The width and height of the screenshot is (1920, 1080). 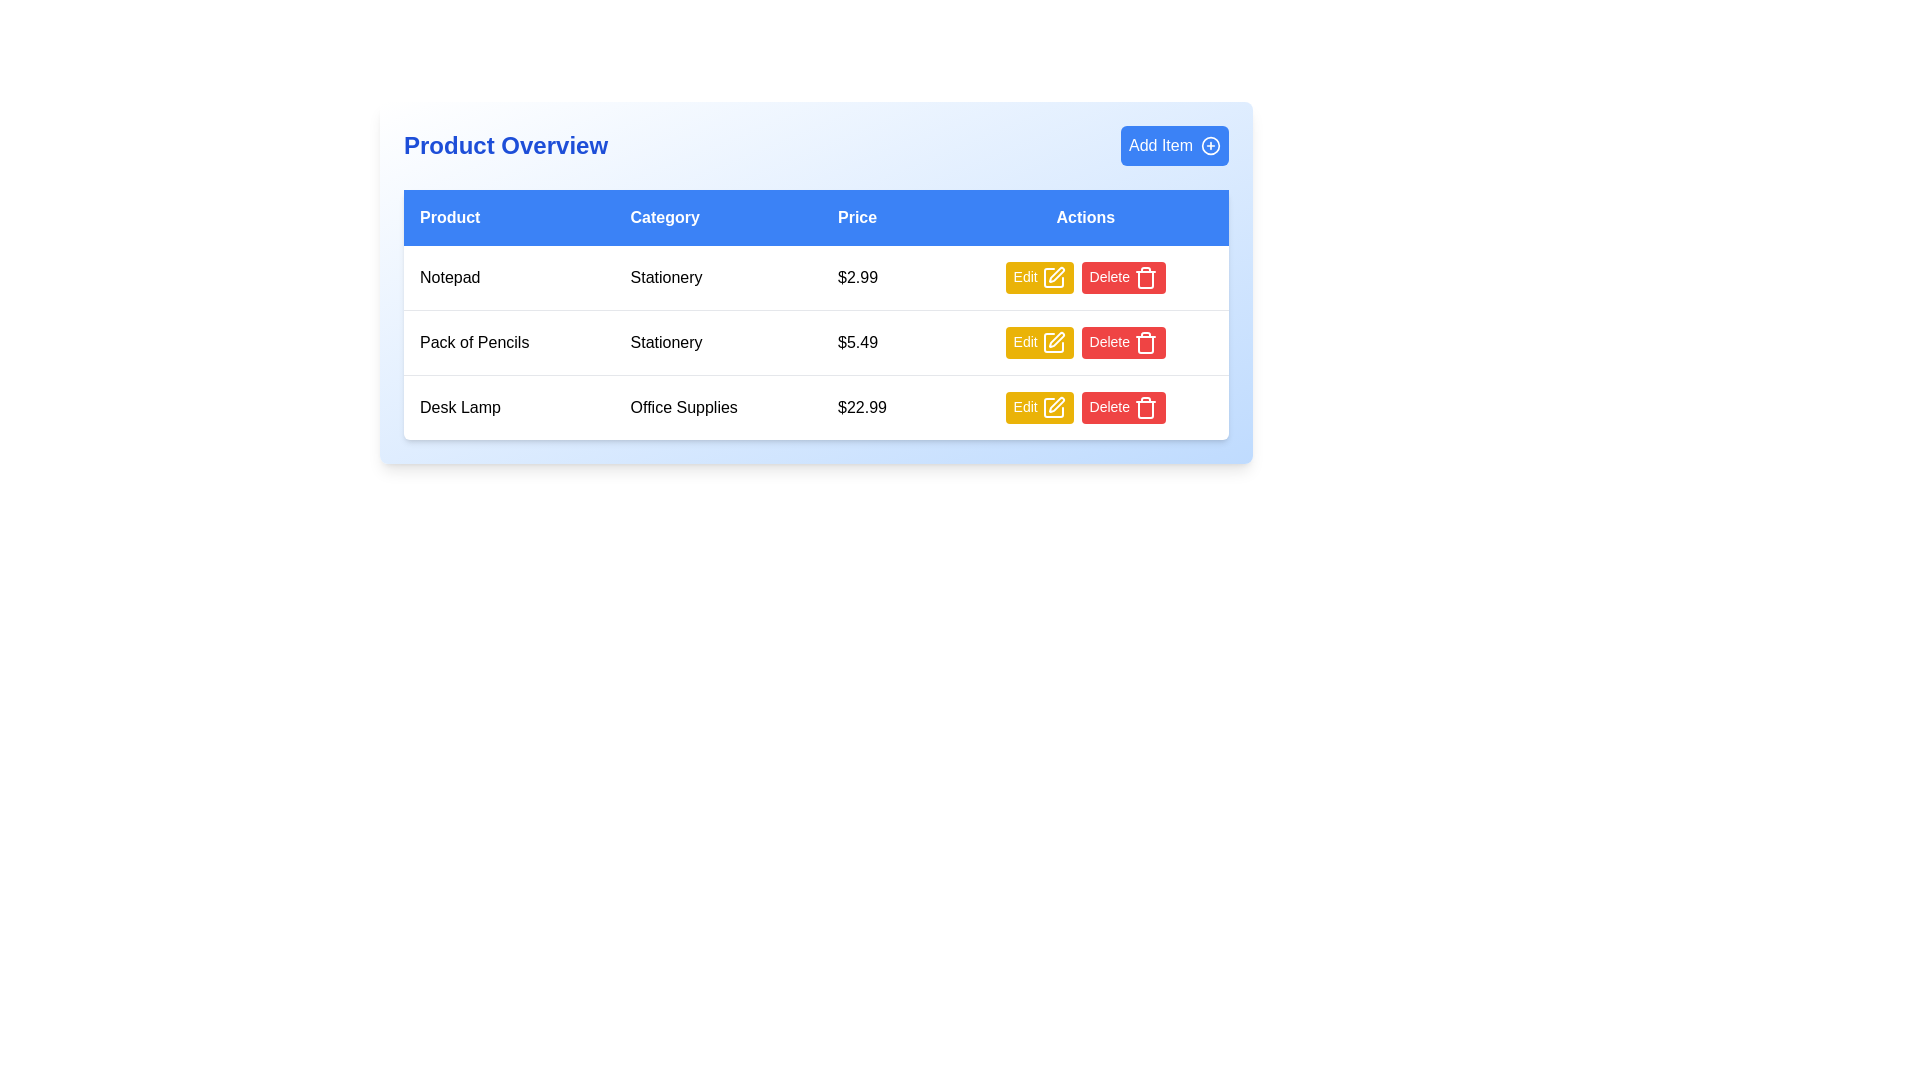 I want to click on the 'Edit' icon located inside the 'Edit' button in the 'Actions' column of the first row for the 'Notepad' entry to initiate editing actions, so click(x=1052, y=277).